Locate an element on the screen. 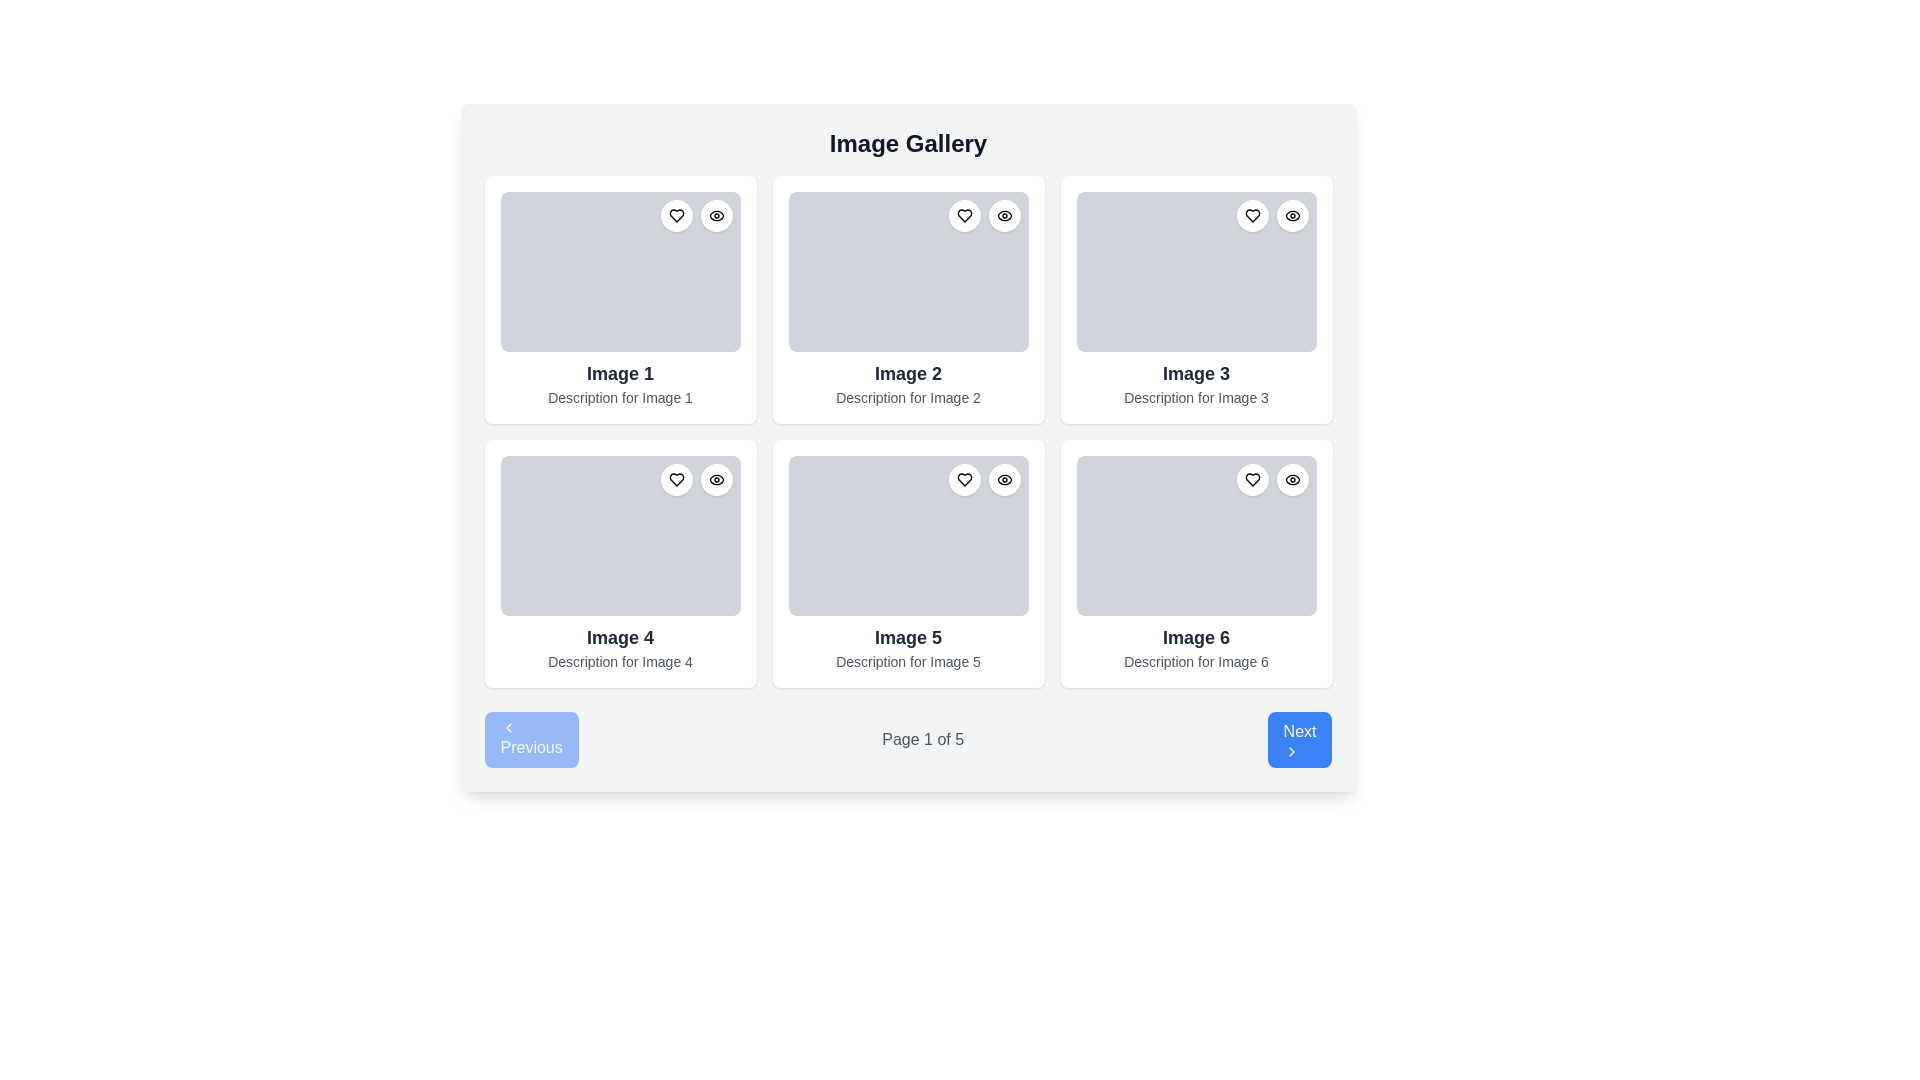 Image resolution: width=1920 pixels, height=1080 pixels. the image holder is located at coordinates (1196, 272).